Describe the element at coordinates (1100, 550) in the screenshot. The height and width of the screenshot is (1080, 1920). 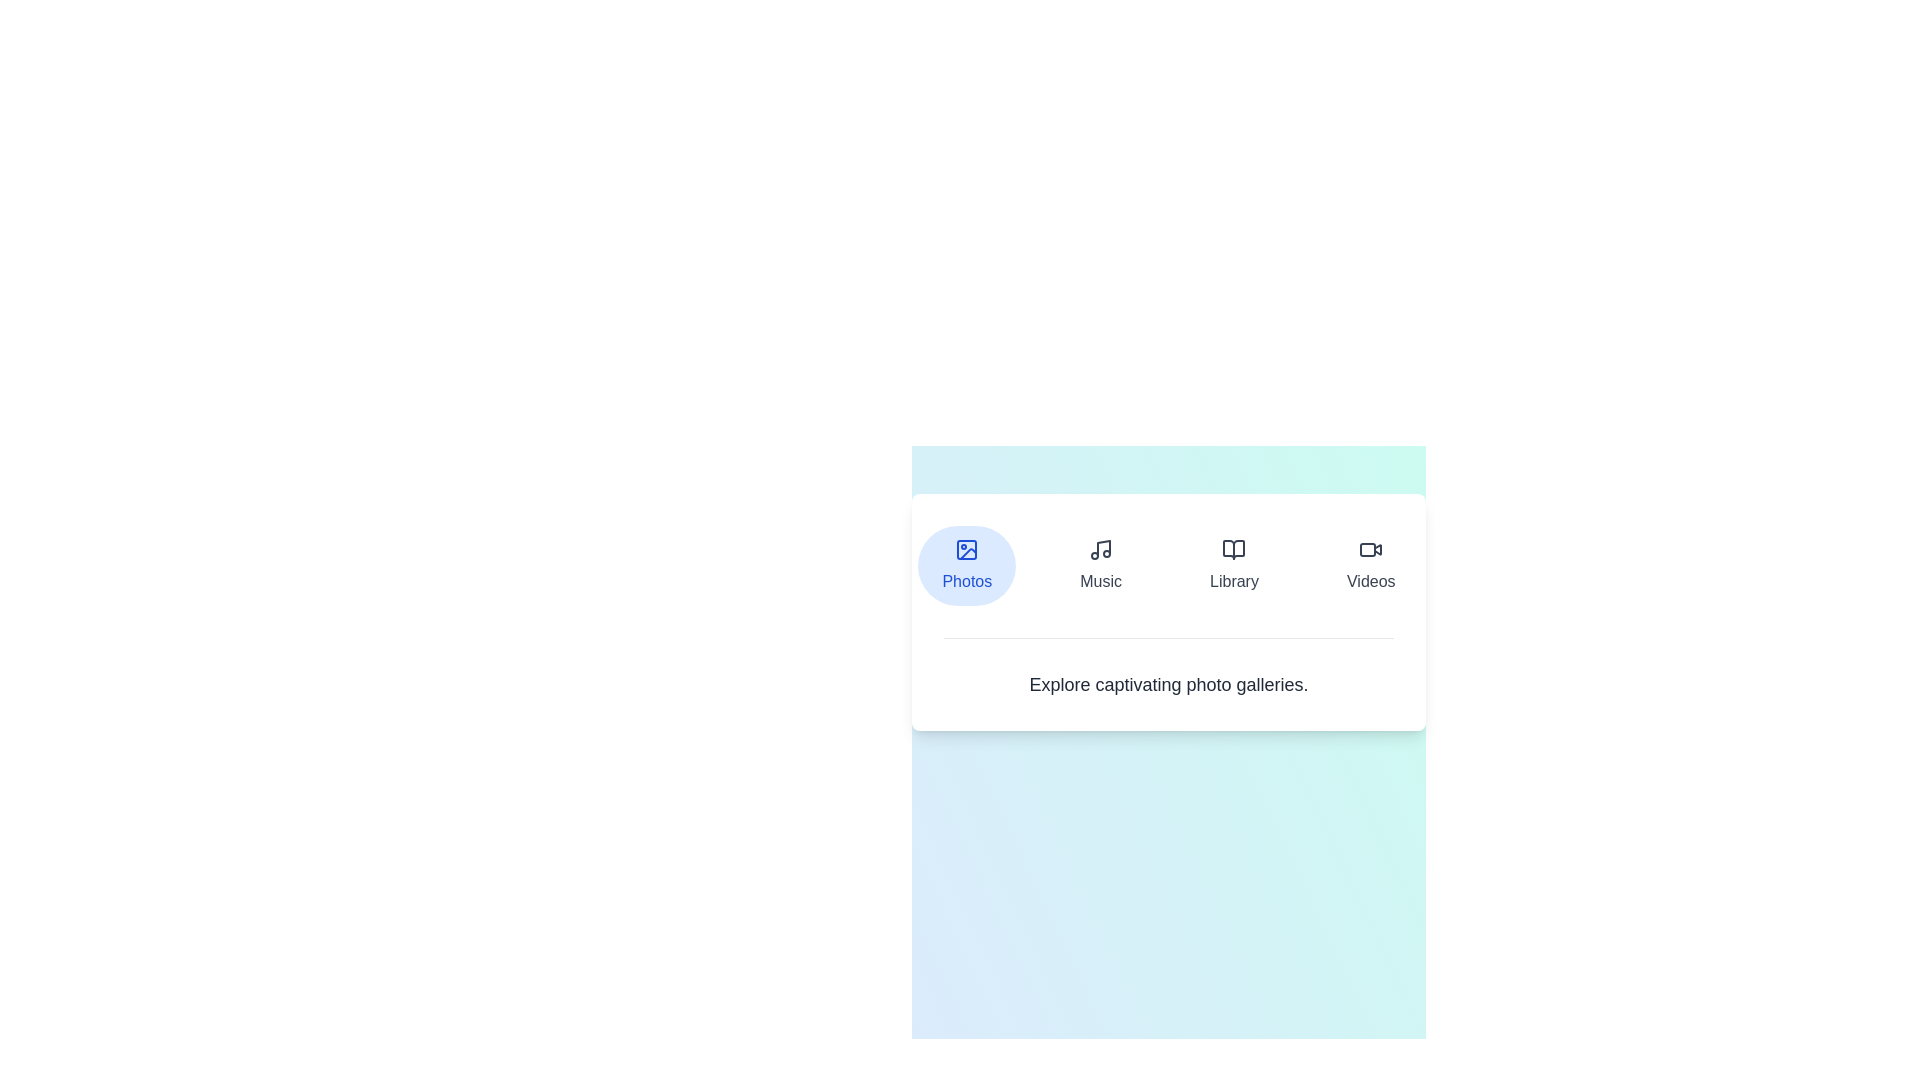
I see `the music note icon in the navigation menu` at that location.